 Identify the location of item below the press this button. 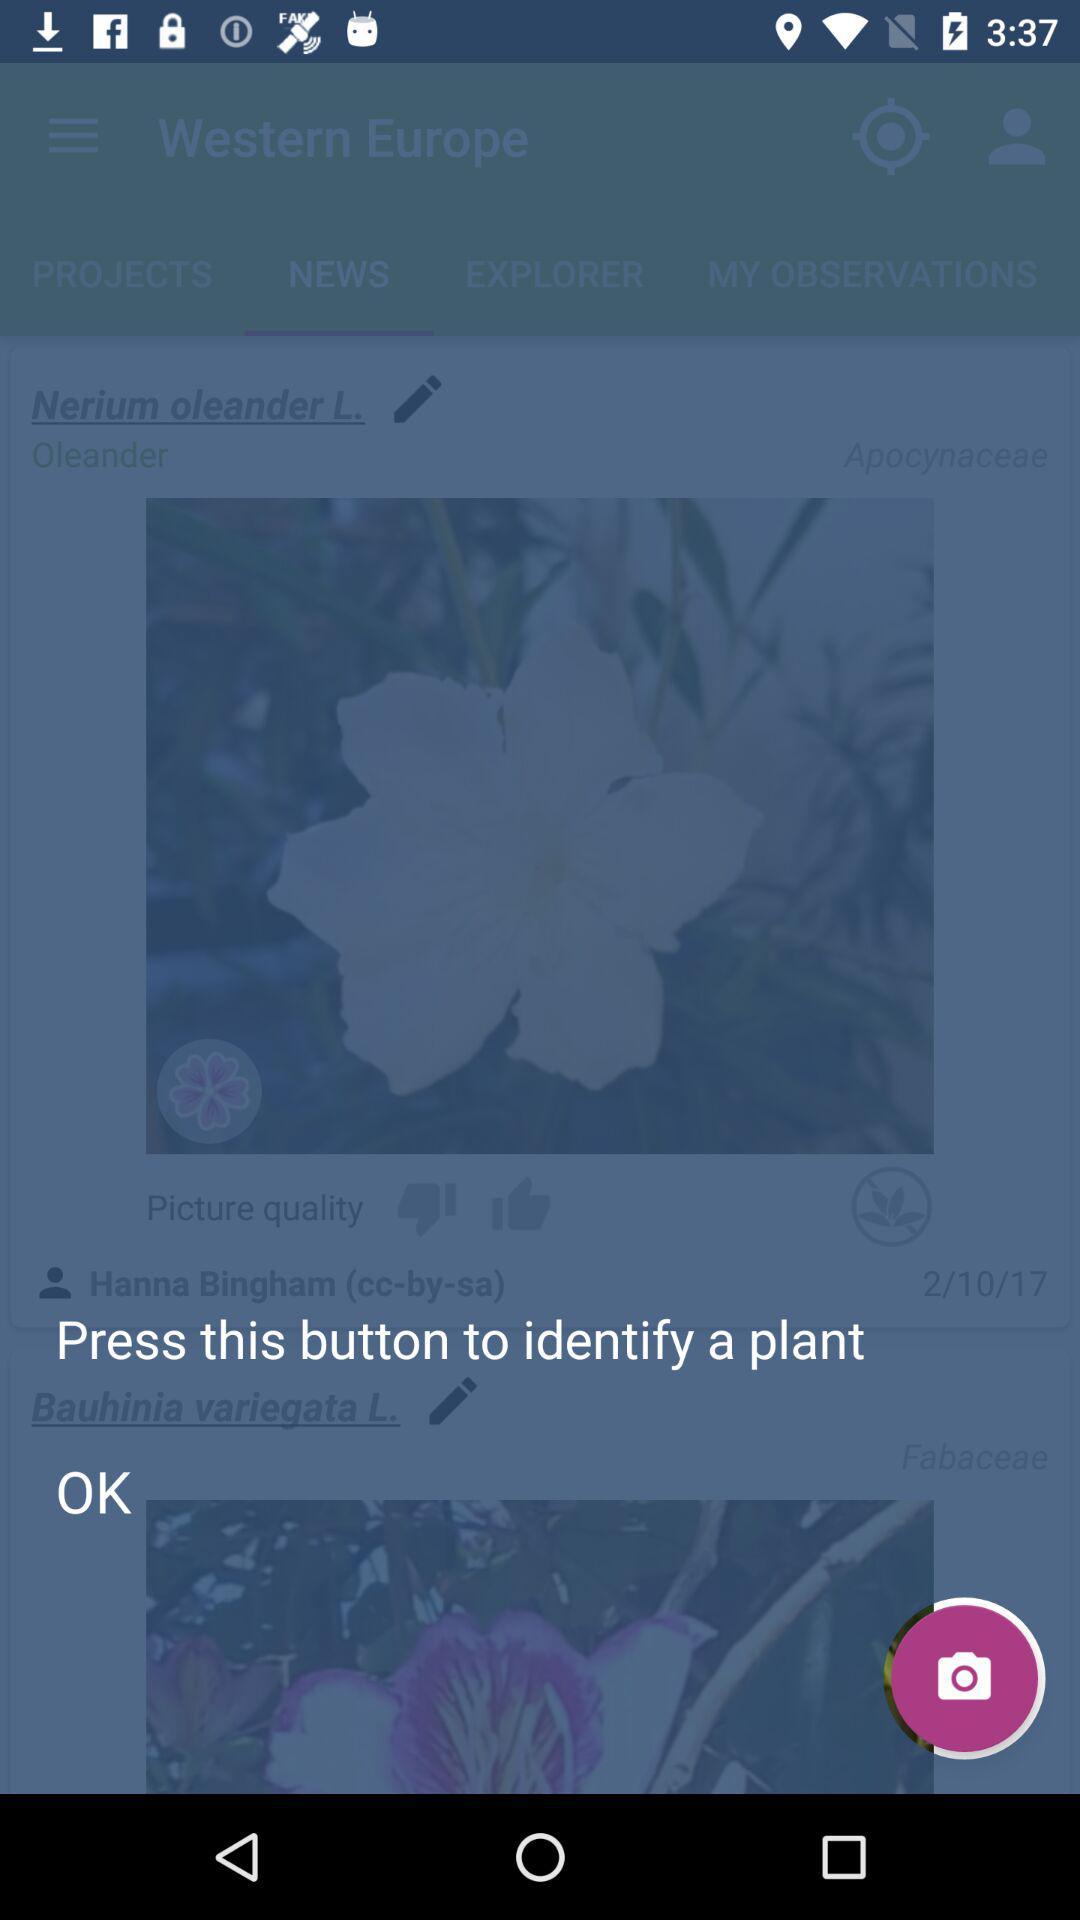
(93, 1490).